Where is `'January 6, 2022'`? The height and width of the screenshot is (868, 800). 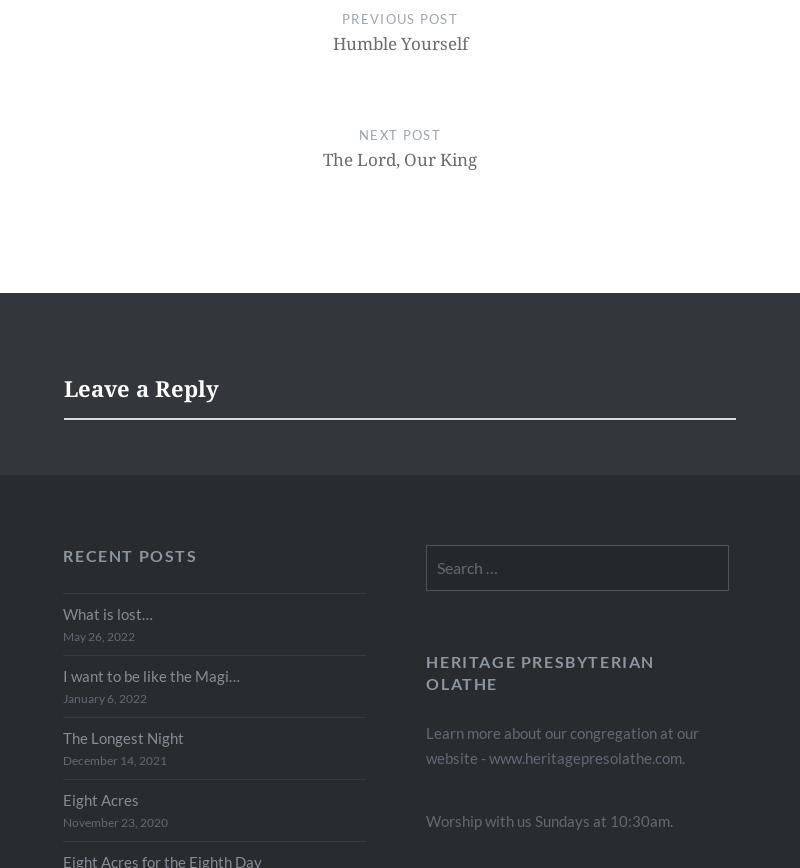
'January 6, 2022' is located at coordinates (62, 697).